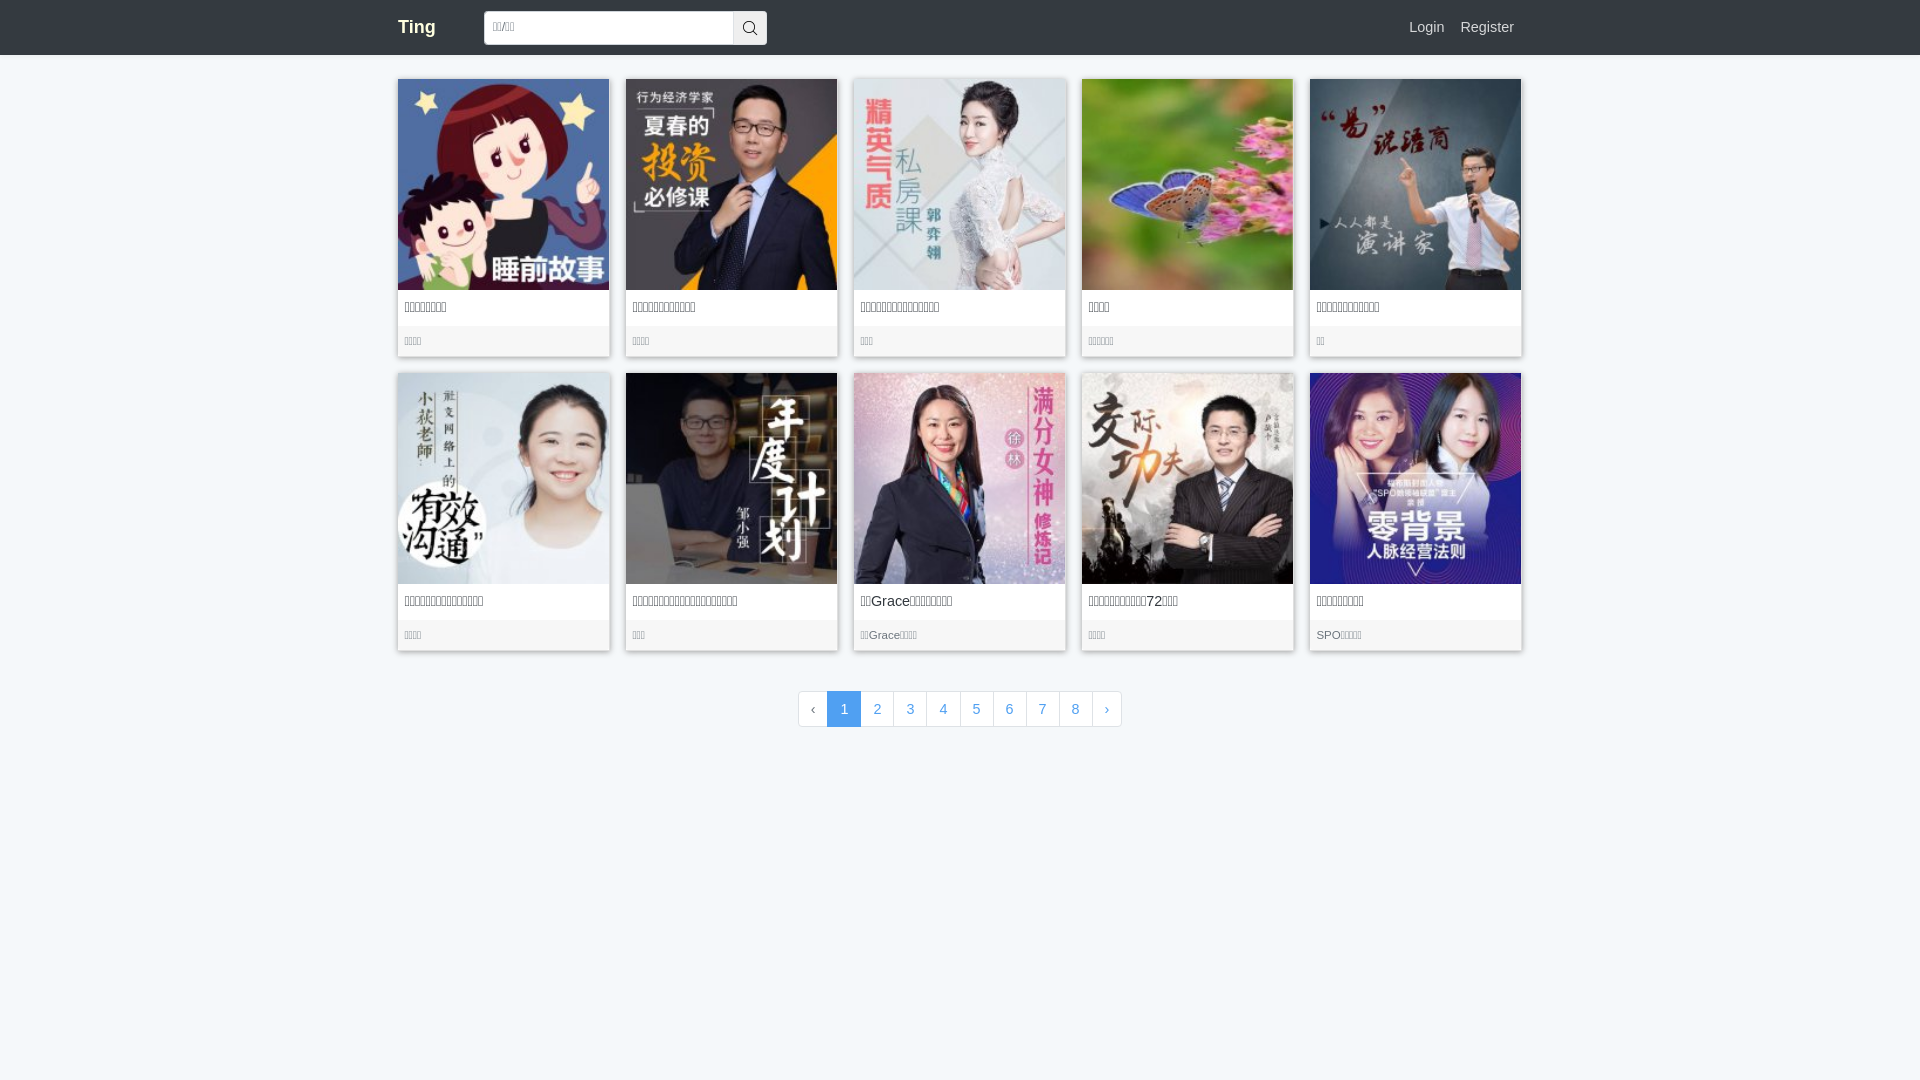 This screenshot has width=1920, height=1080. Describe the element at coordinates (891, 708) in the screenshot. I see `'3'` at that location.